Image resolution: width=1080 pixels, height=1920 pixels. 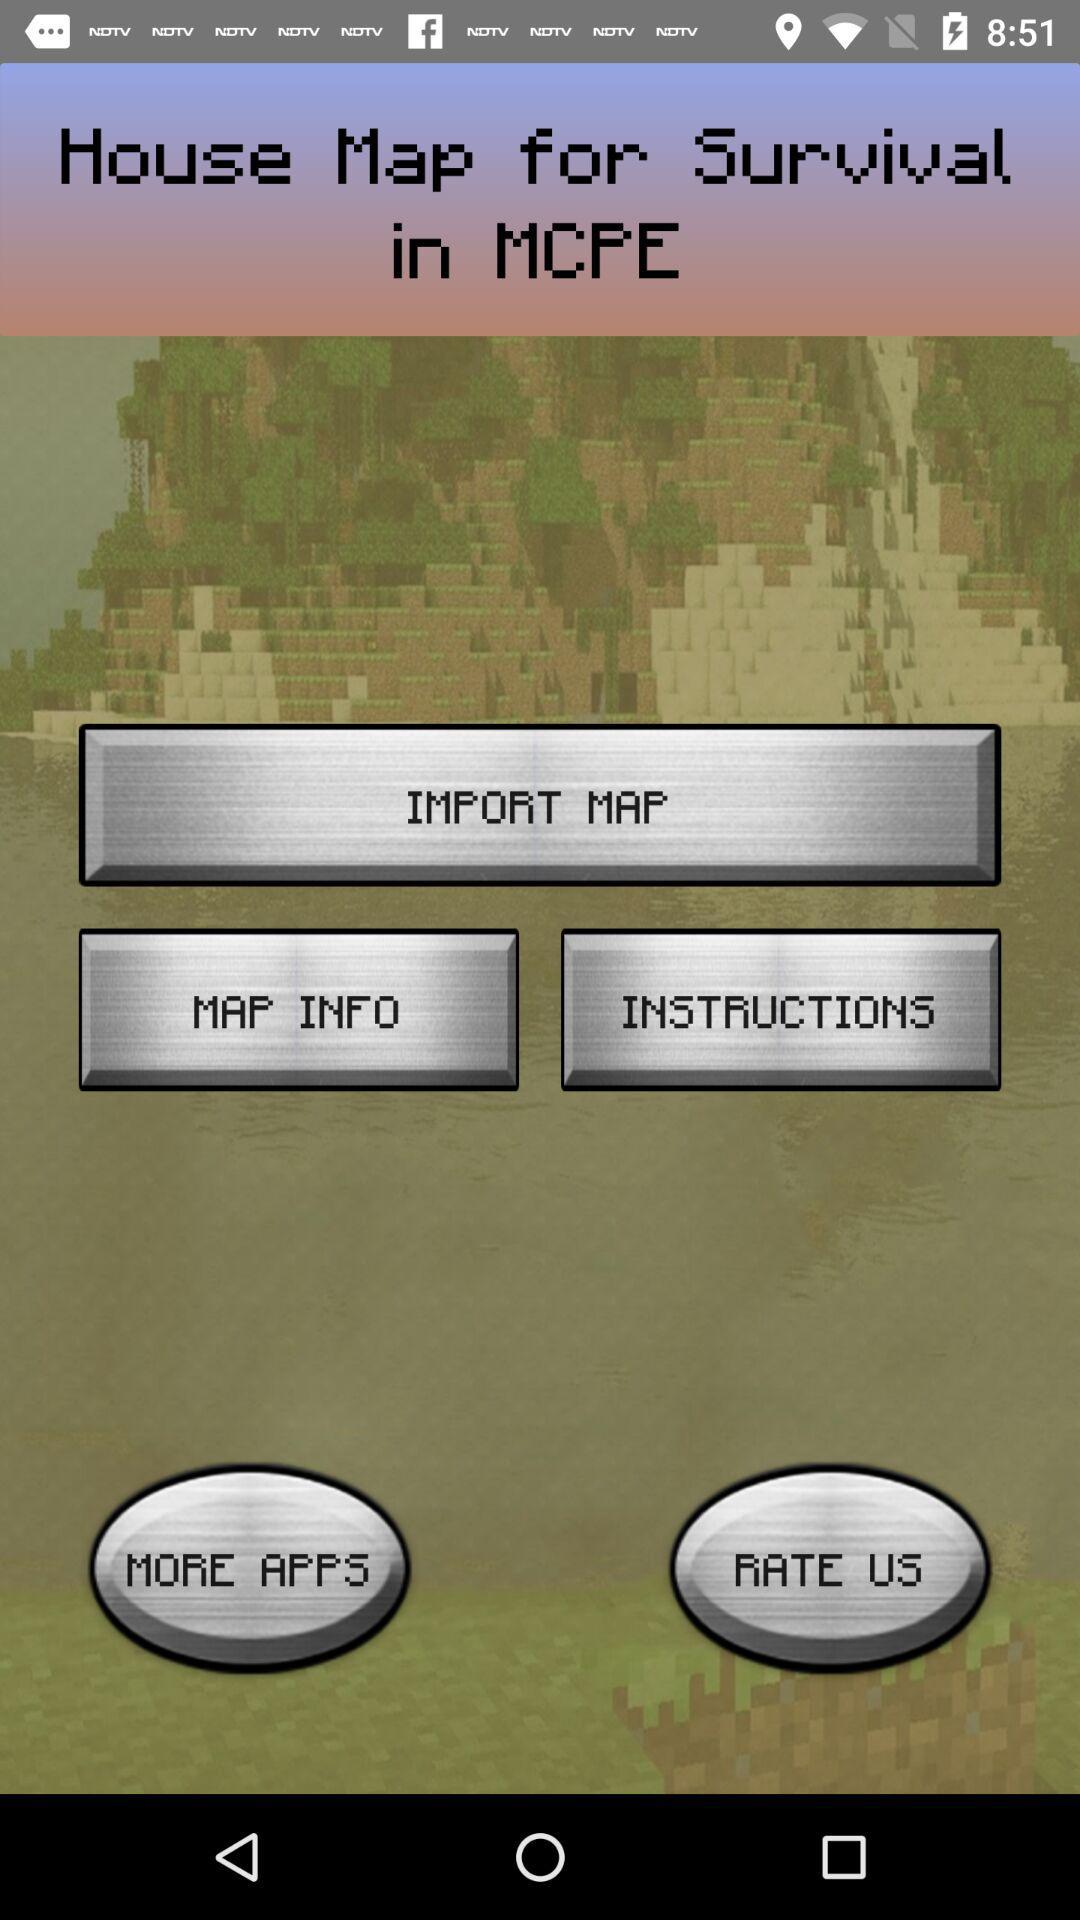 What do you see at coordinates (540, 805) in the screenshot?
I see `the item below house map for item` at bounding box center [540, 805].